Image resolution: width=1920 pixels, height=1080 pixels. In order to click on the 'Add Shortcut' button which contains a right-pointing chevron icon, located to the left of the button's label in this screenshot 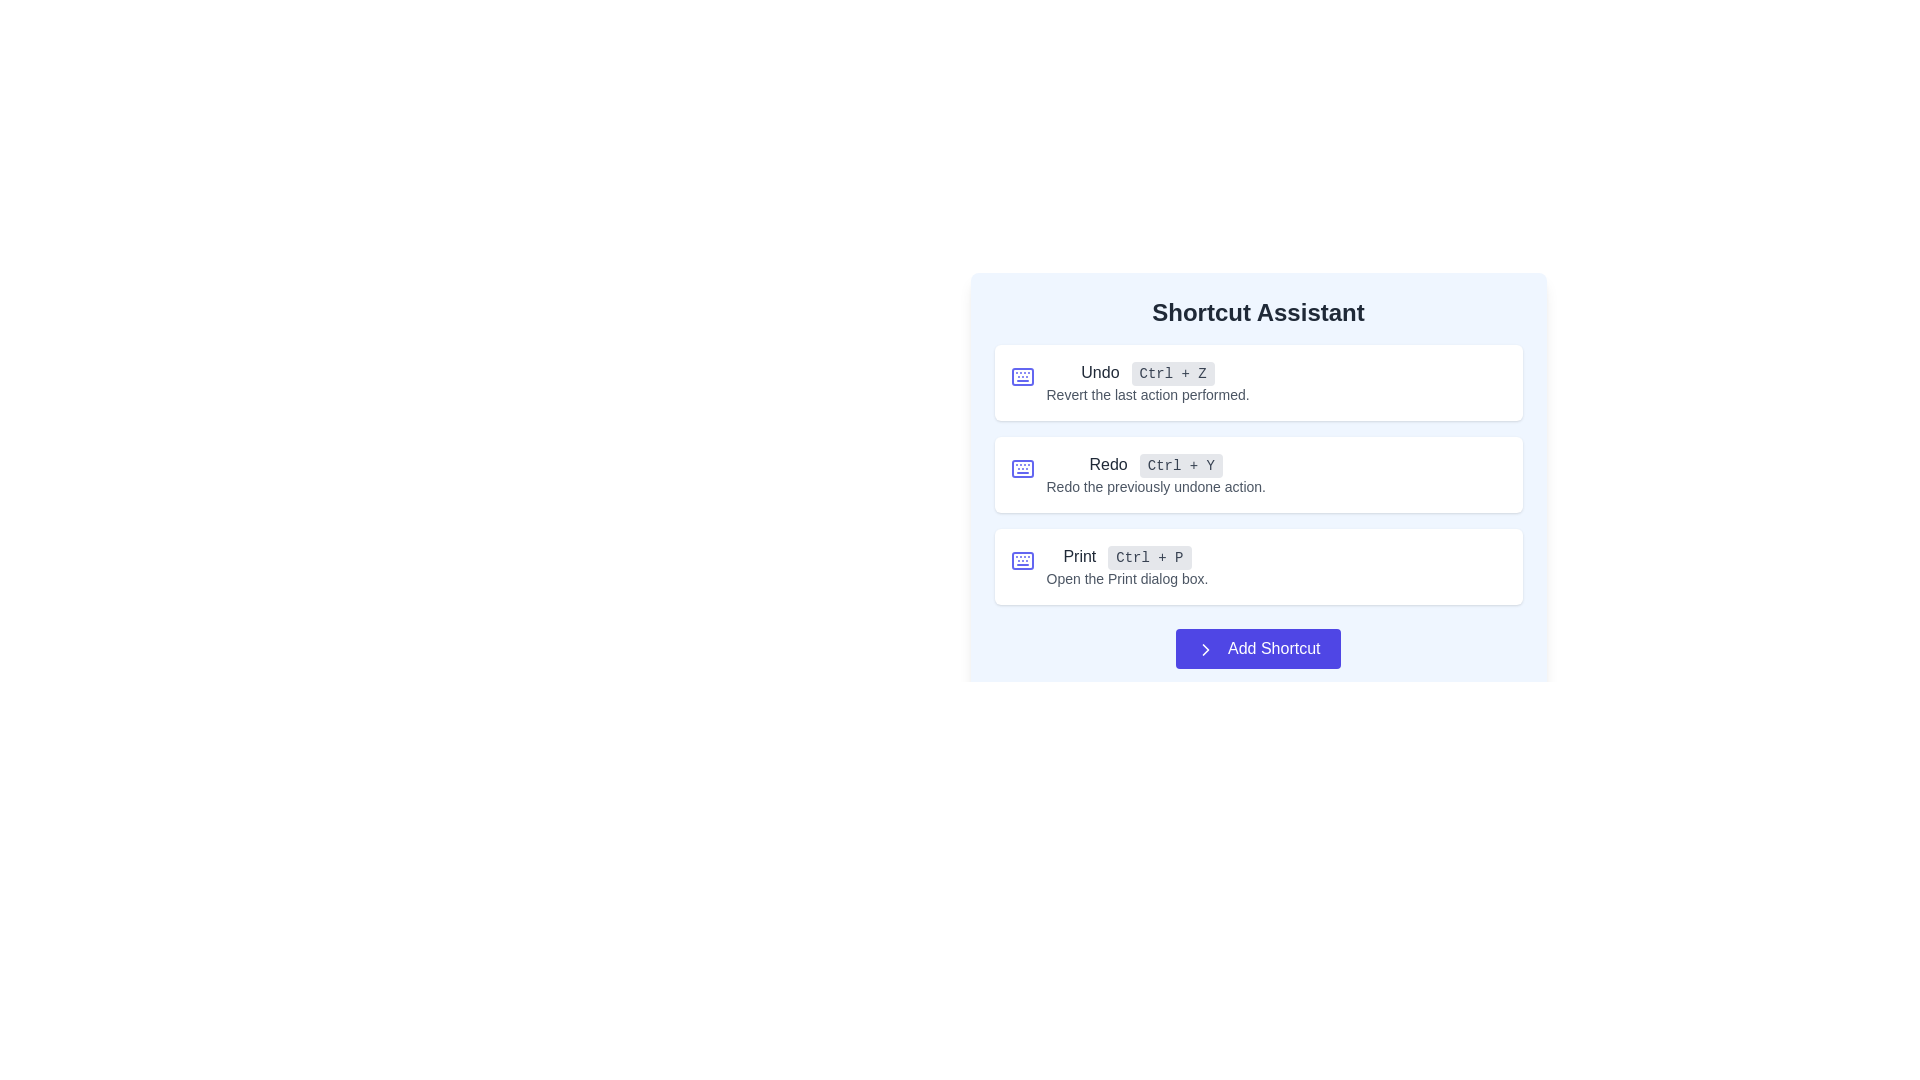, I will do `click(1205, 649)`.